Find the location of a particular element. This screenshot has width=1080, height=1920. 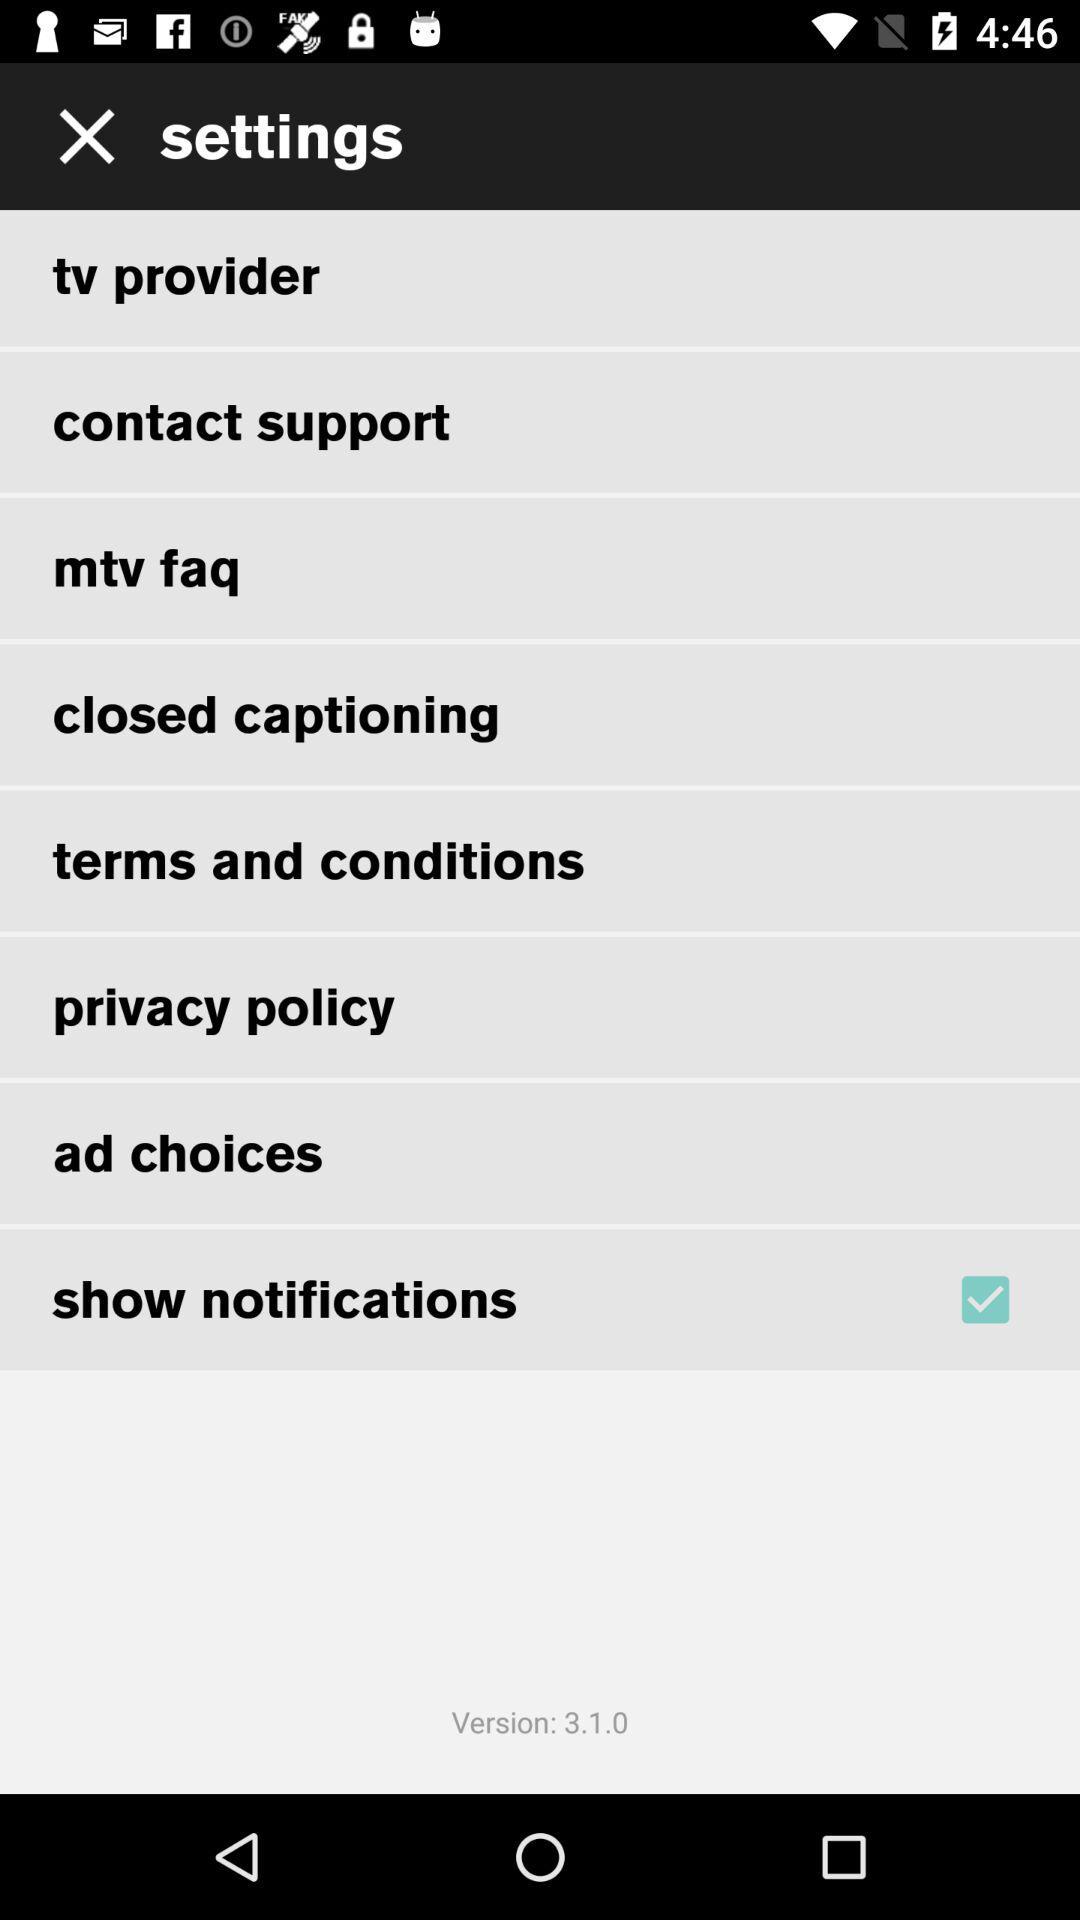

the item below the ad choices is located at coordinates (1011, 1299).